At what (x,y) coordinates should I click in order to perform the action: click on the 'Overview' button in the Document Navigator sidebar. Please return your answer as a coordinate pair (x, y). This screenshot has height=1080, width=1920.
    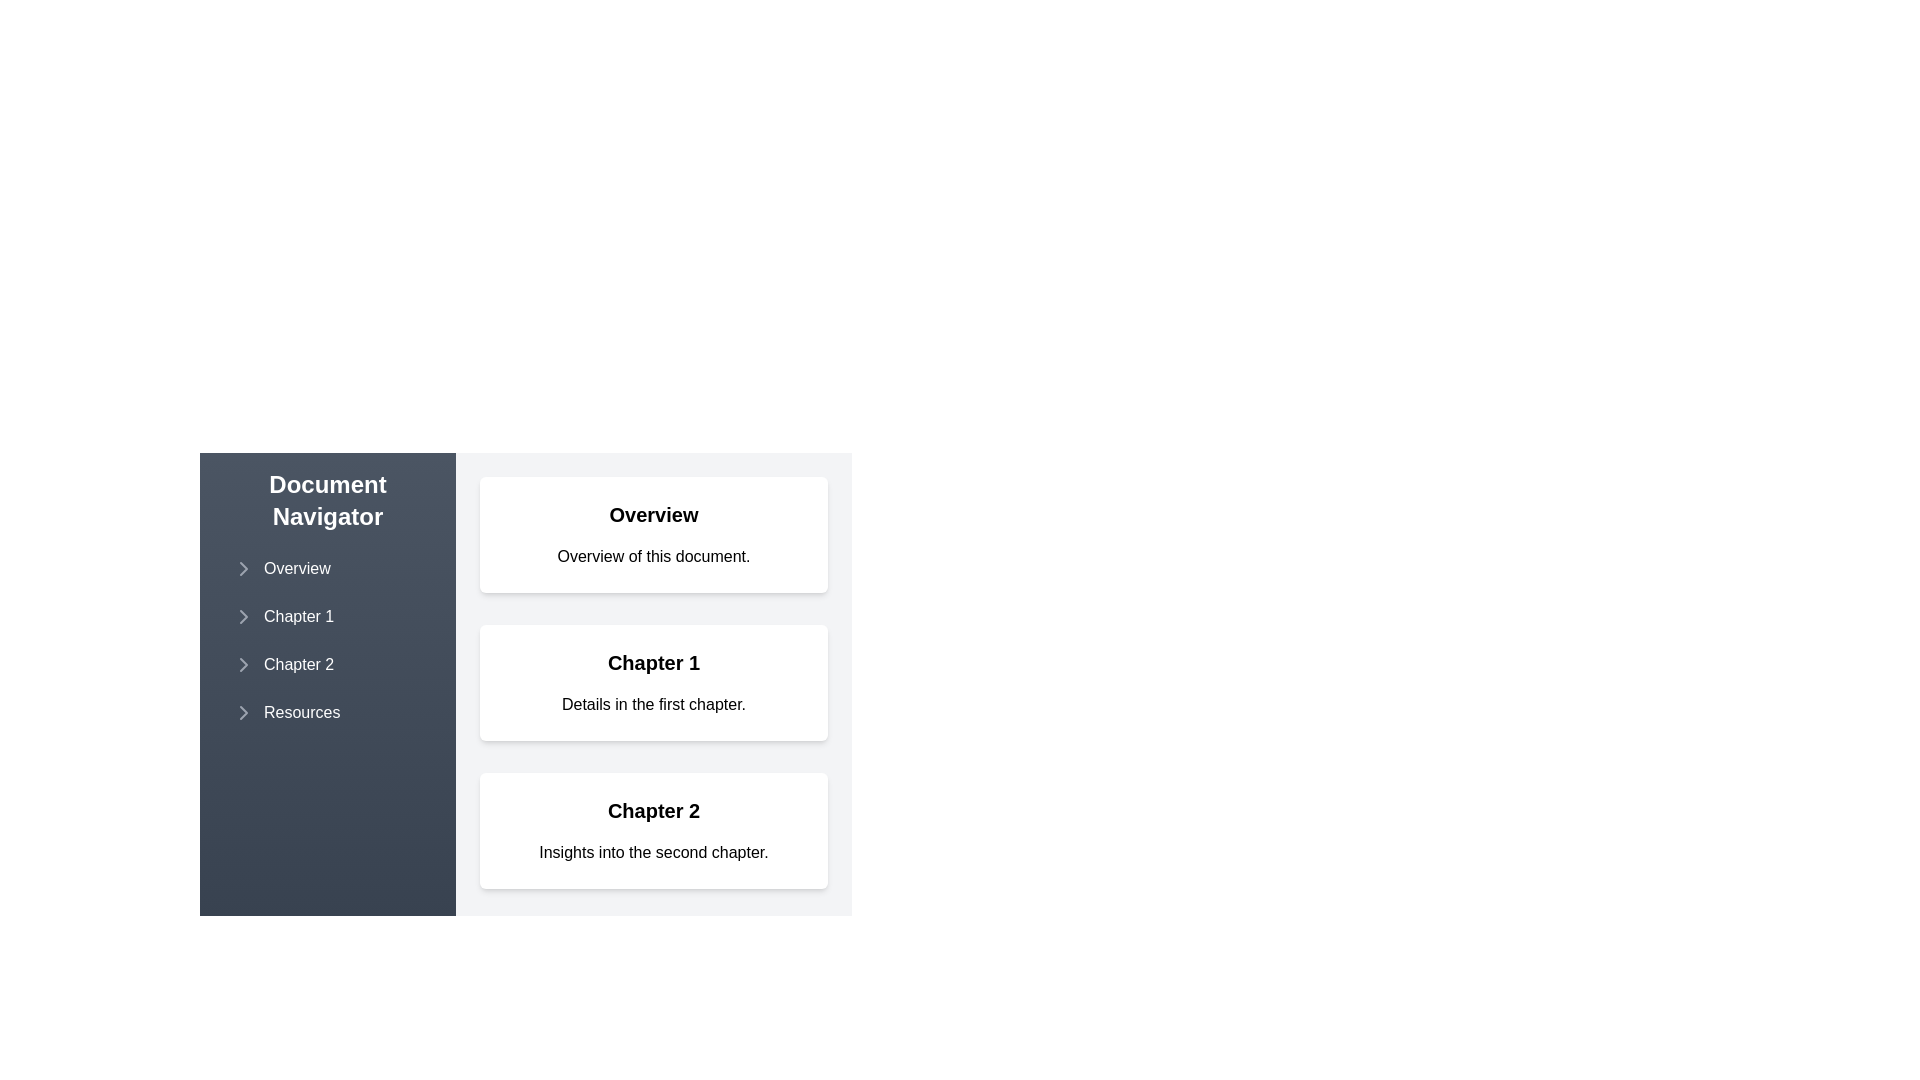
    Looking at the image, I should click on (327, 569).